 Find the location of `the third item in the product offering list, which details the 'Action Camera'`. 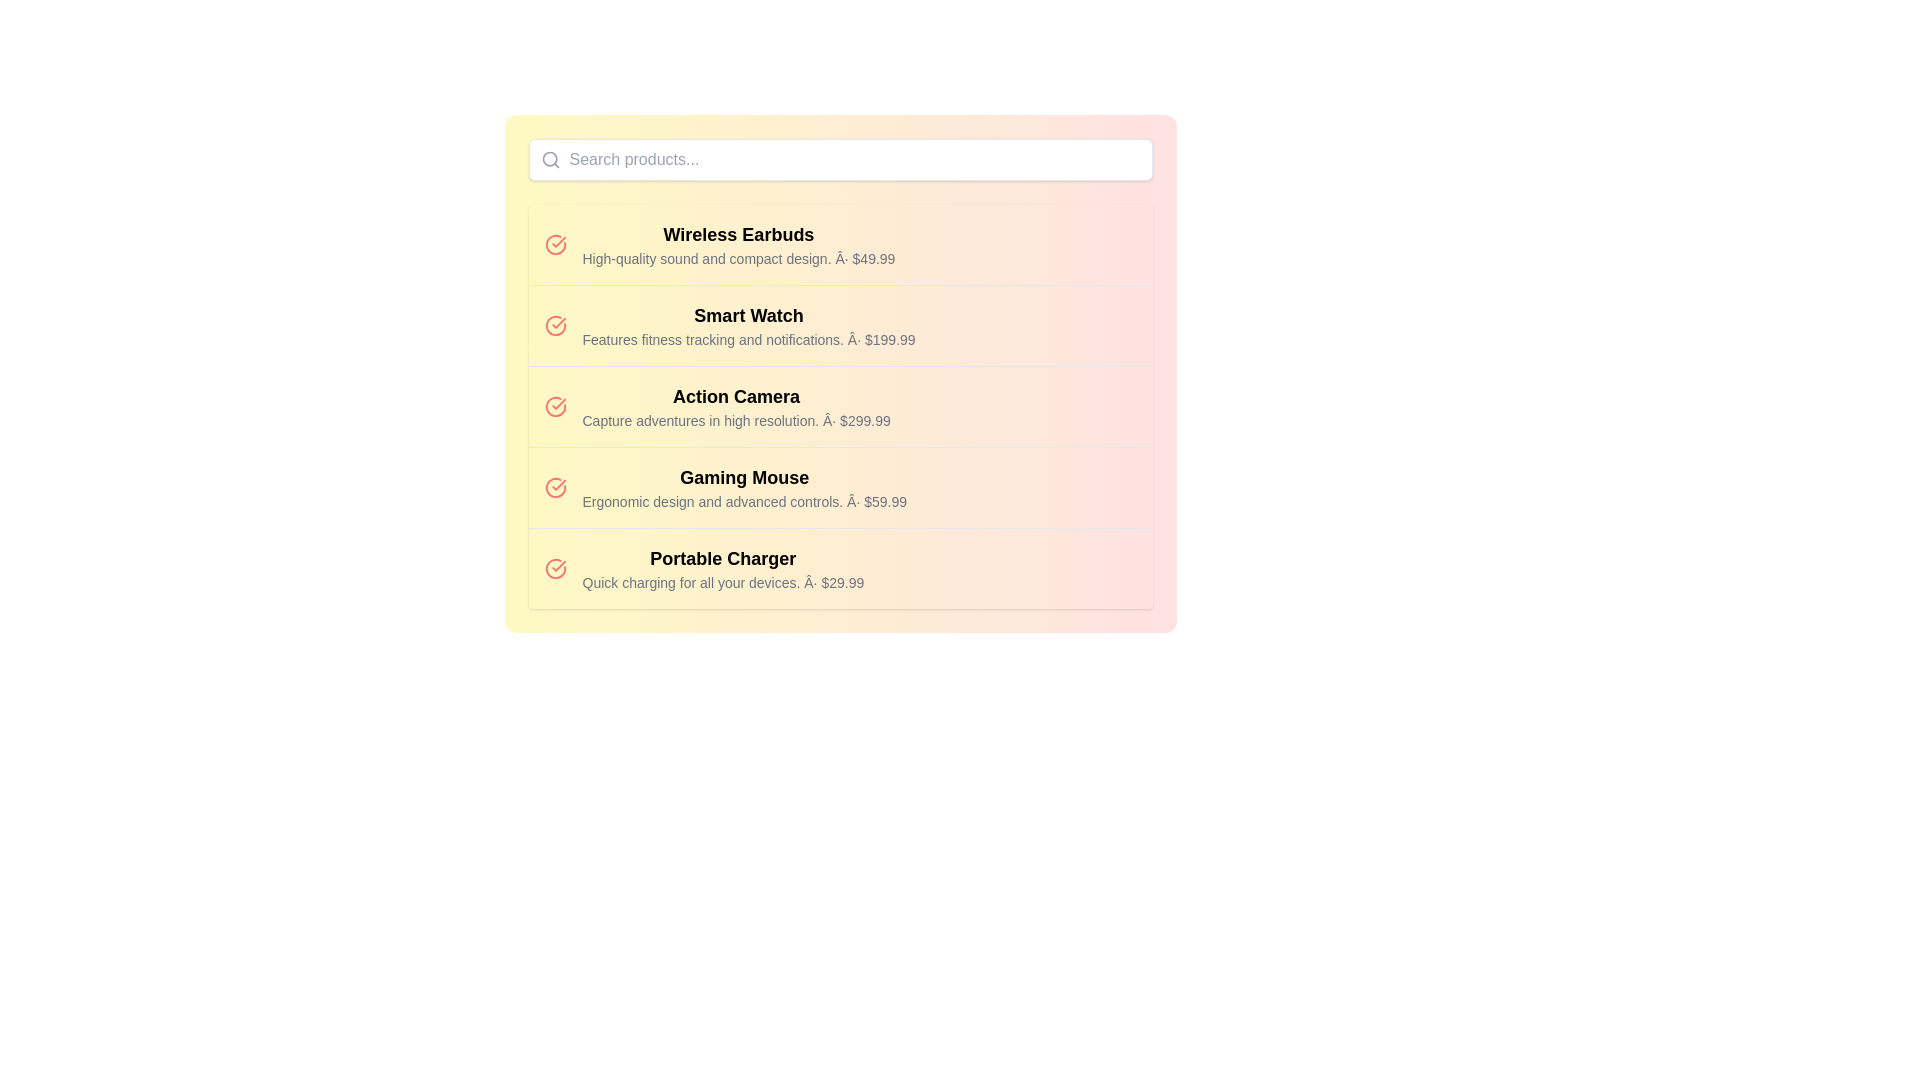

the third item in the product offering list, which details the 'Action Camera' is located at coordinates (840, 406).